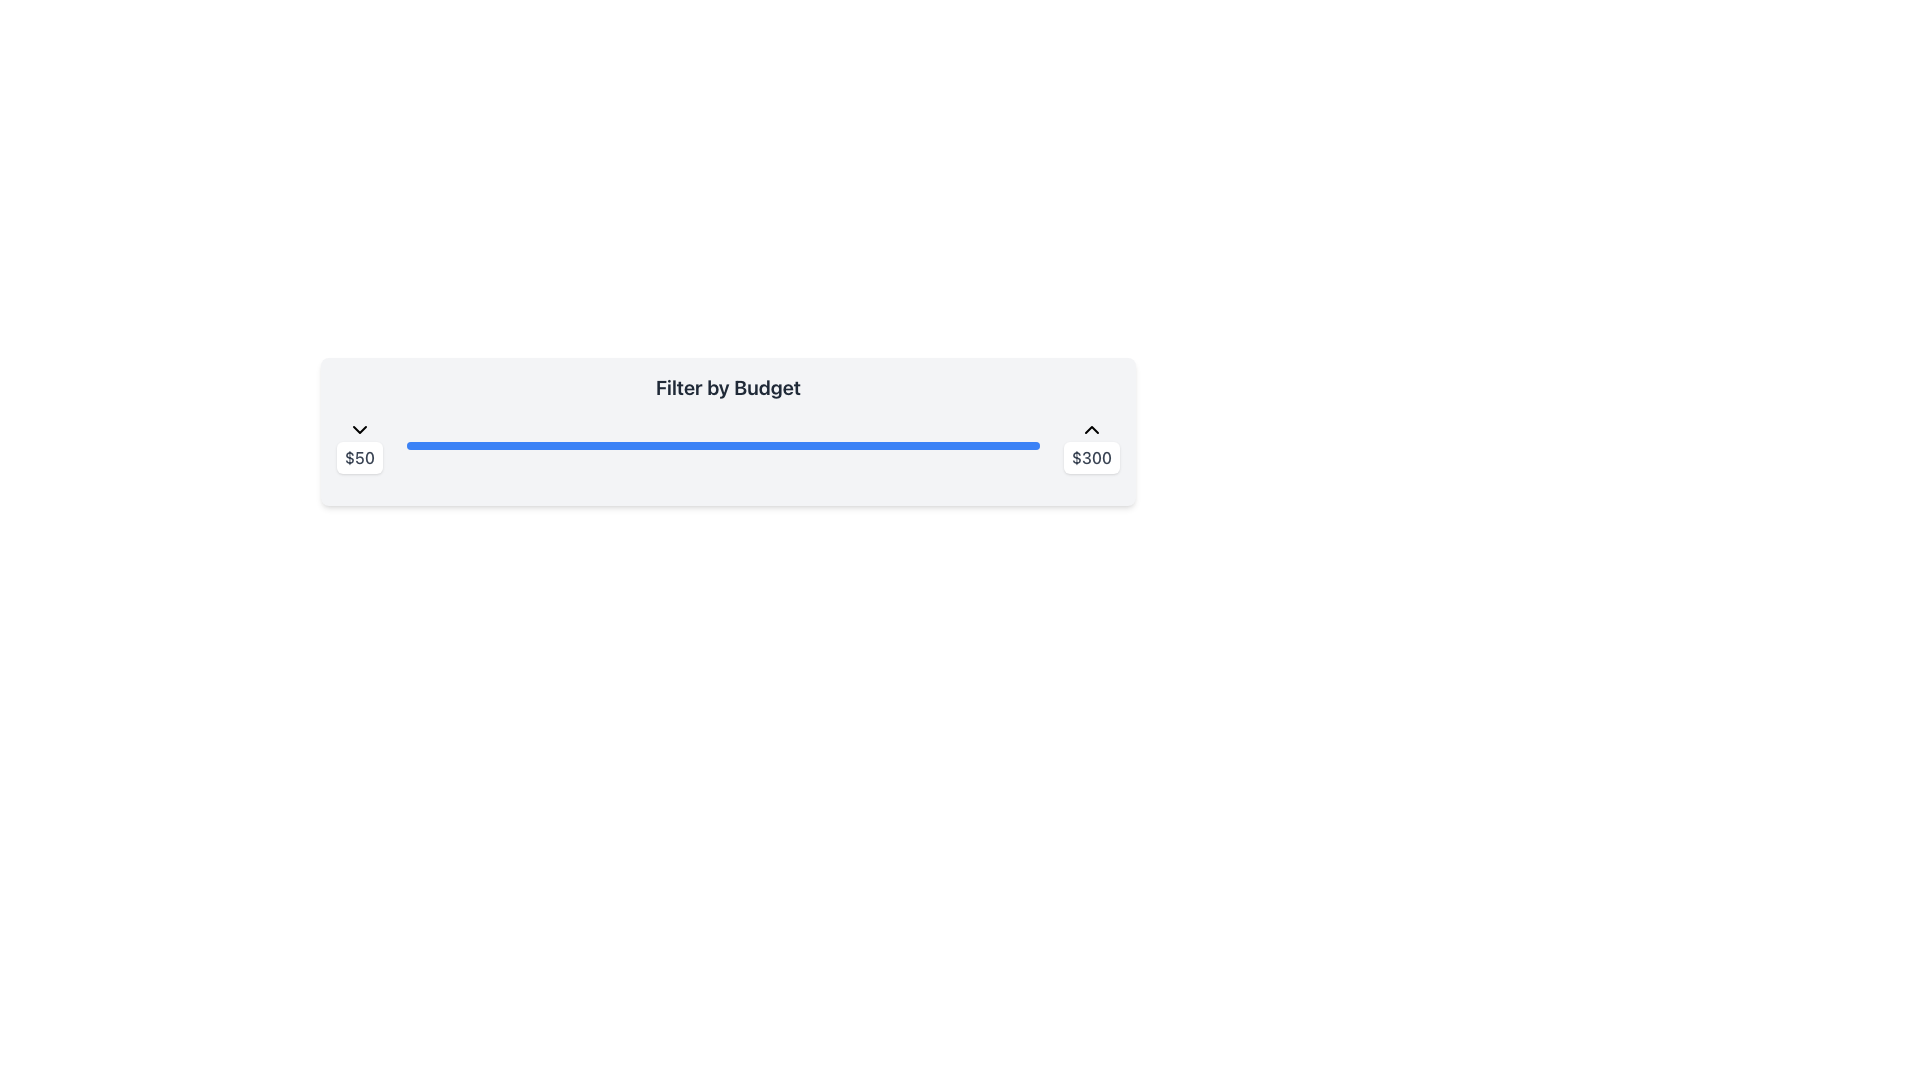 The height and width of the screenshot is (1080, 1920). What do you see at coordinates (722, 445) in the screenshot?
I see `the Range Slider Track, which visually represents a budget filter between the labels '$50' and '$300'` at bounding box center [722, 445].